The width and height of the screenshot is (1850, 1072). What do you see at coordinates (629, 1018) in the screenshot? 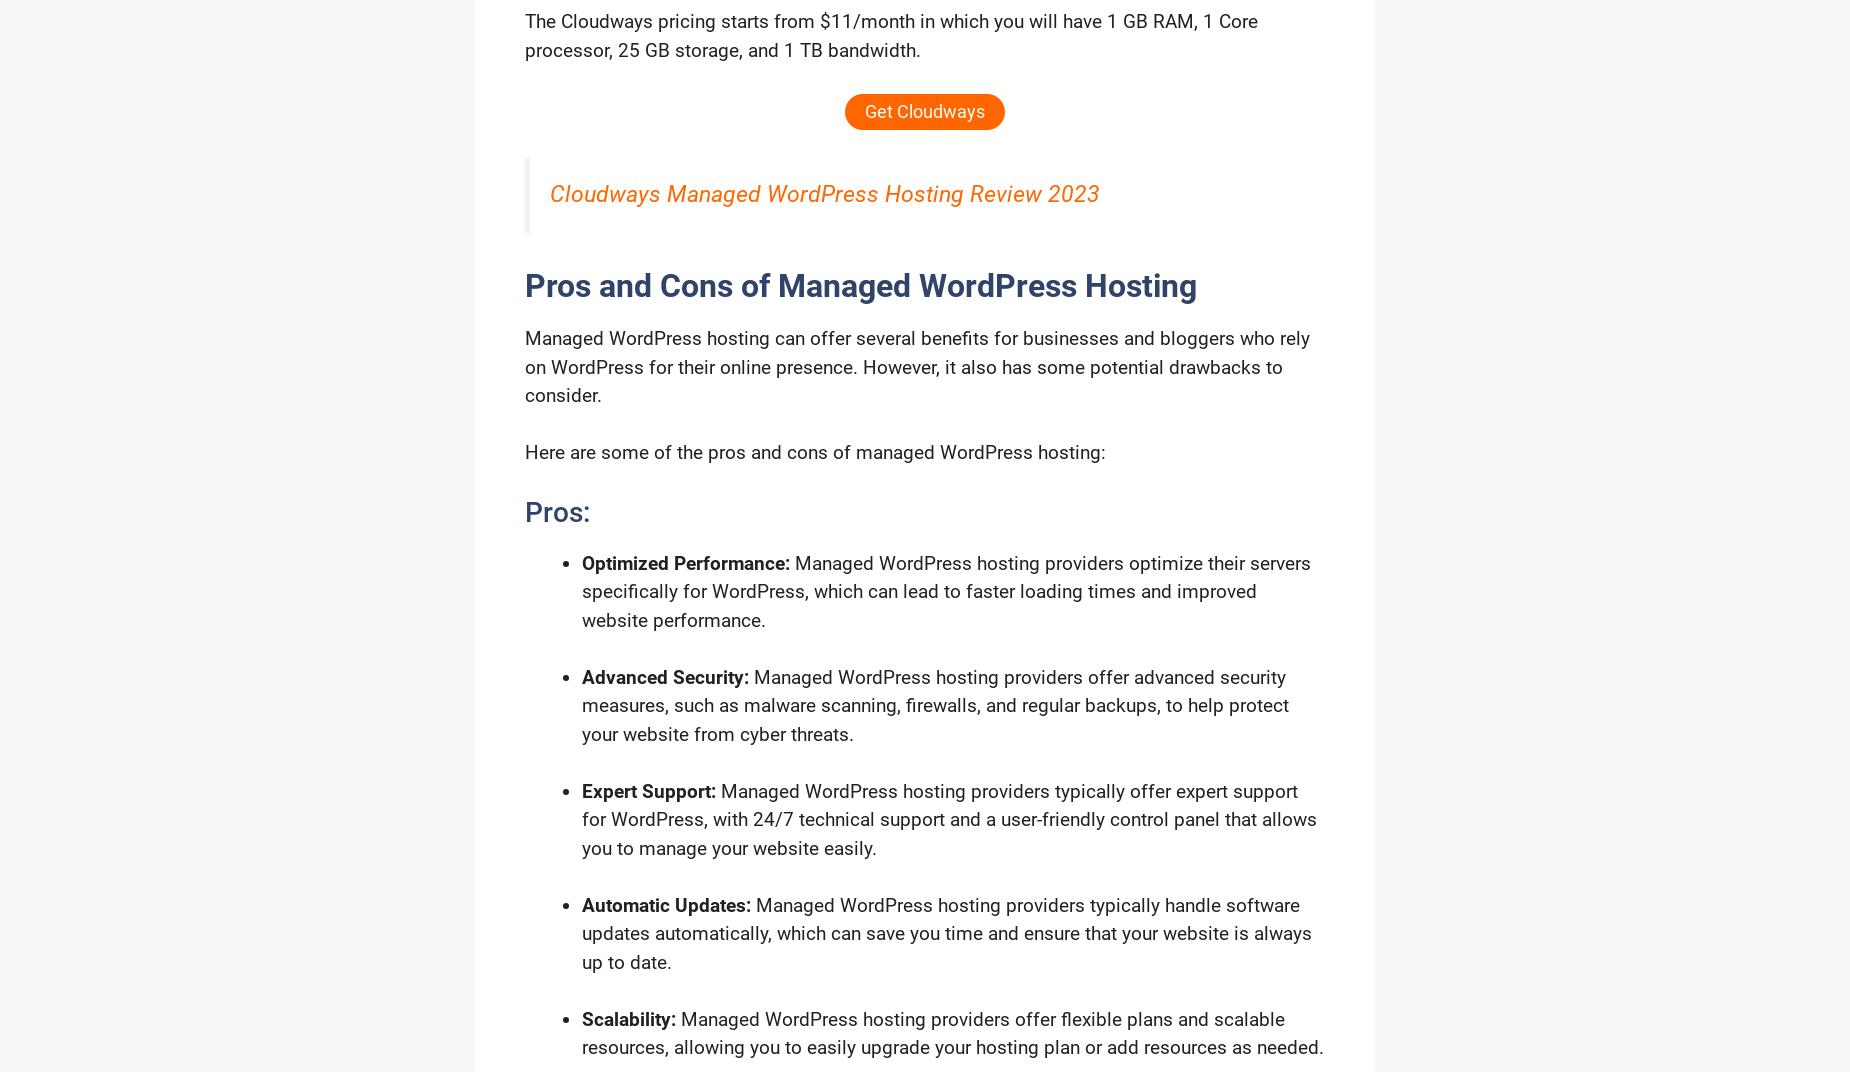
I see `'Scalability:'` at bounding box center [629, 1018].